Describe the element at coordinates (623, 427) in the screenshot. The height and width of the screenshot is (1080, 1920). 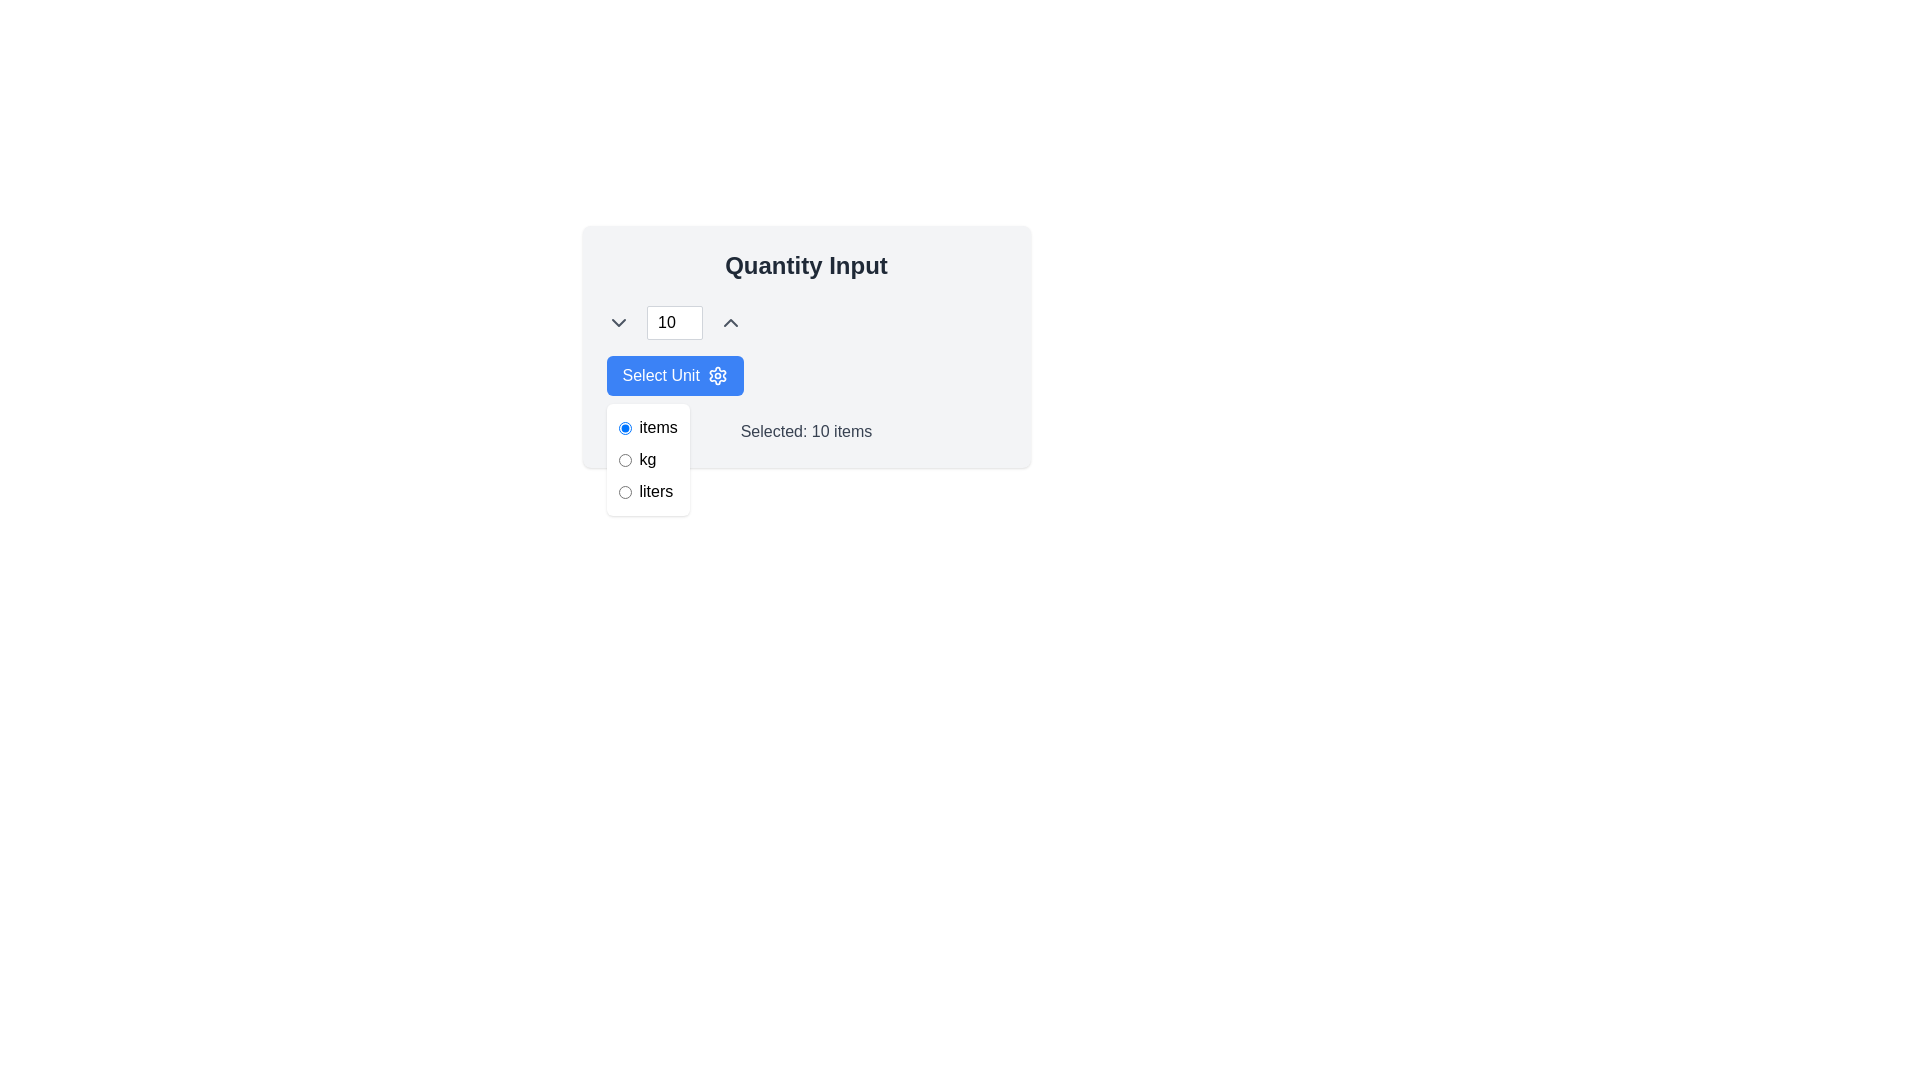
I see `the radio button located to the left of the text label 'items'` at that location.